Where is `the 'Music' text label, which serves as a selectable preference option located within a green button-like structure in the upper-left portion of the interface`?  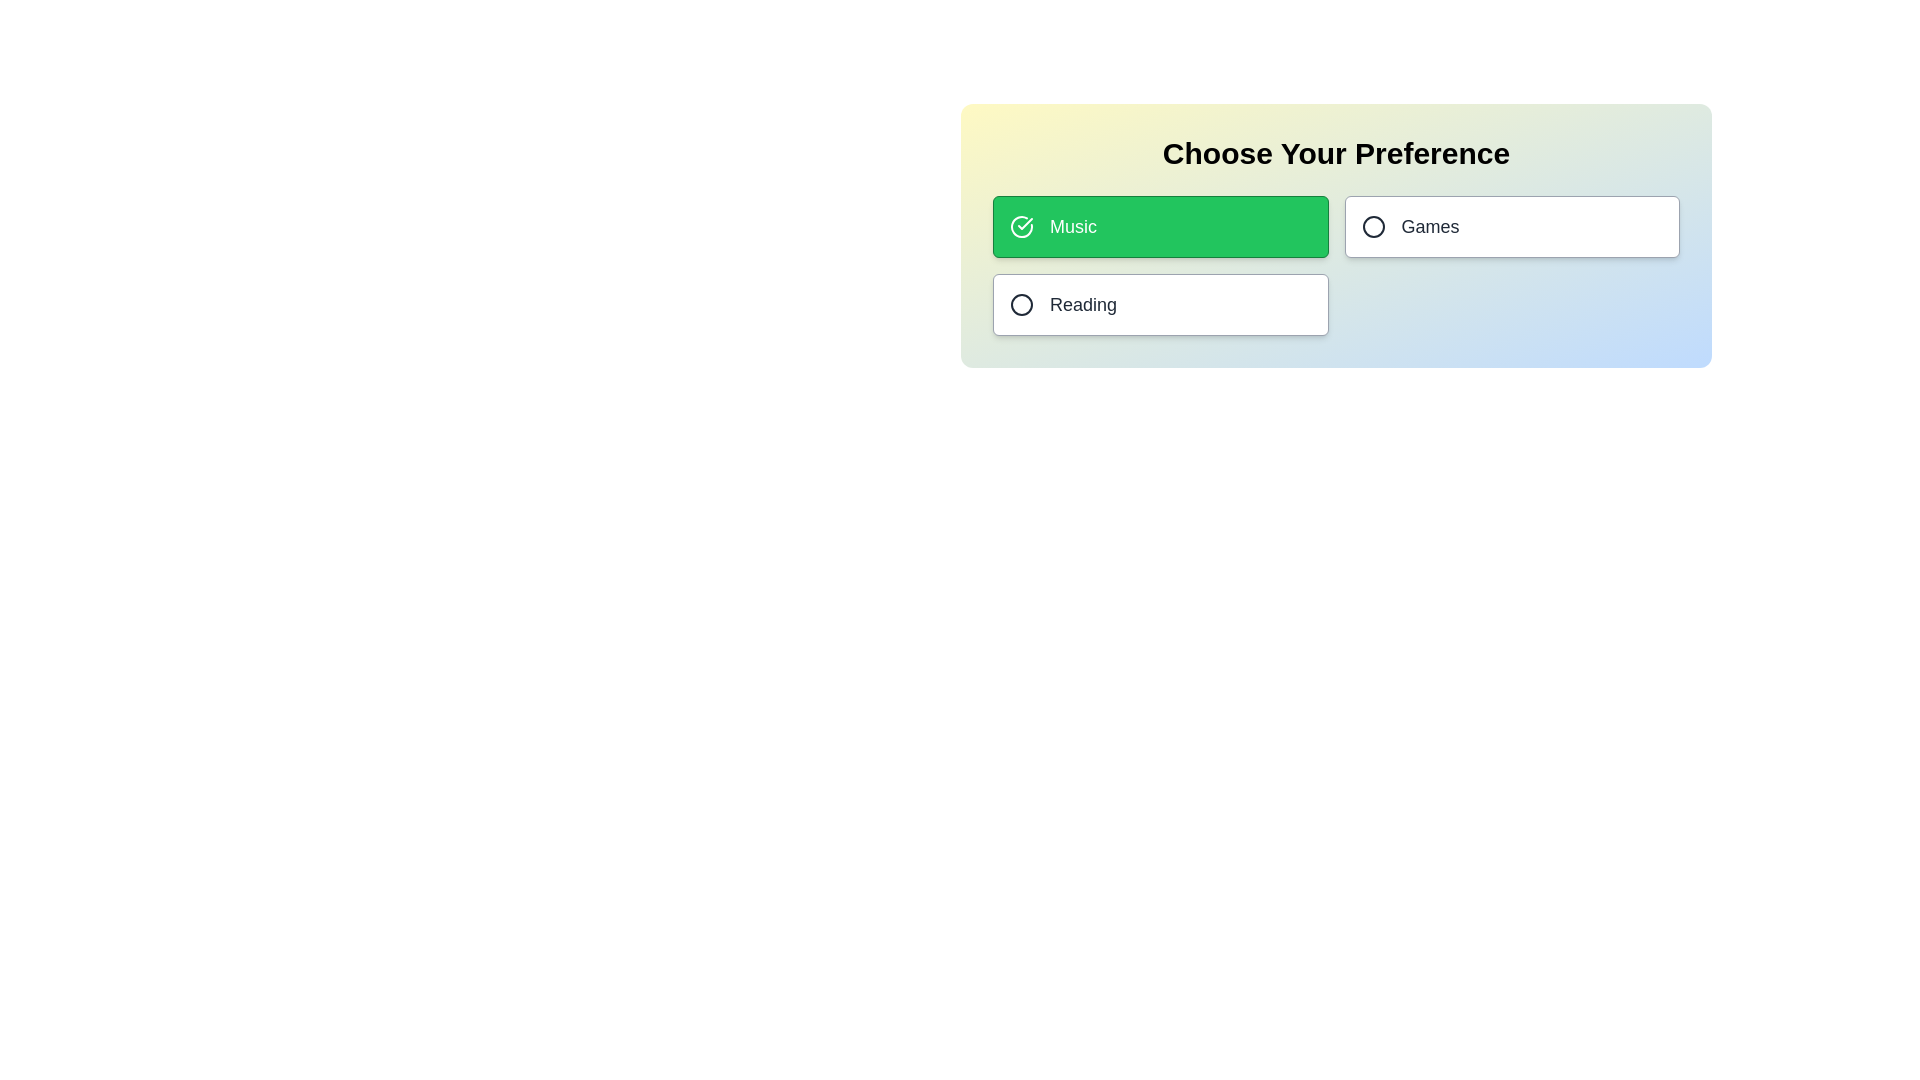
the 'Music' text label, which serves as a selectable preference option located within a green button-like structure in the upper-left portion of the interface is located at coordinates (1072, 226).